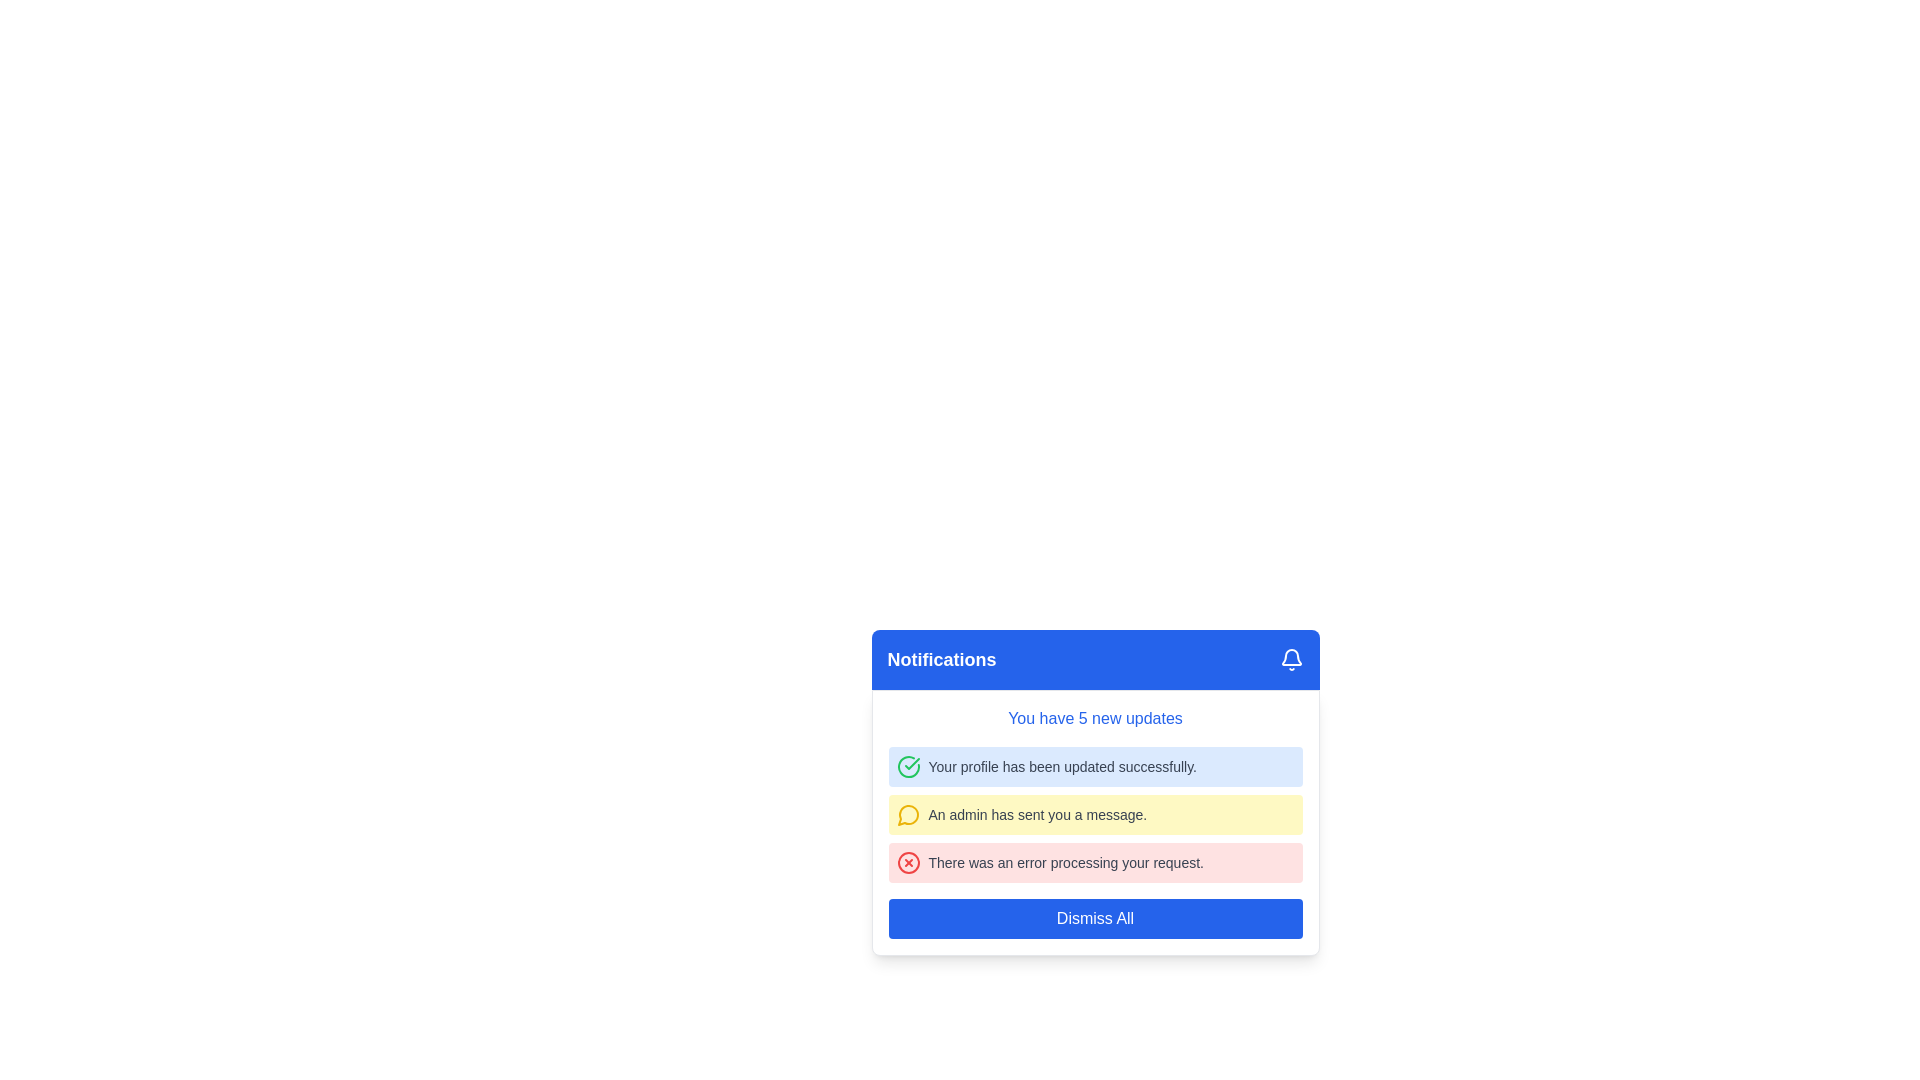 Image resolution: width=1920 pixels, height=1080 pixels. Describe the element at coordinates (907, 862) in the screenshot. I see `the red circular icon with an 'X' glyph located in the leftmost area of the notification card's third row` at that location.